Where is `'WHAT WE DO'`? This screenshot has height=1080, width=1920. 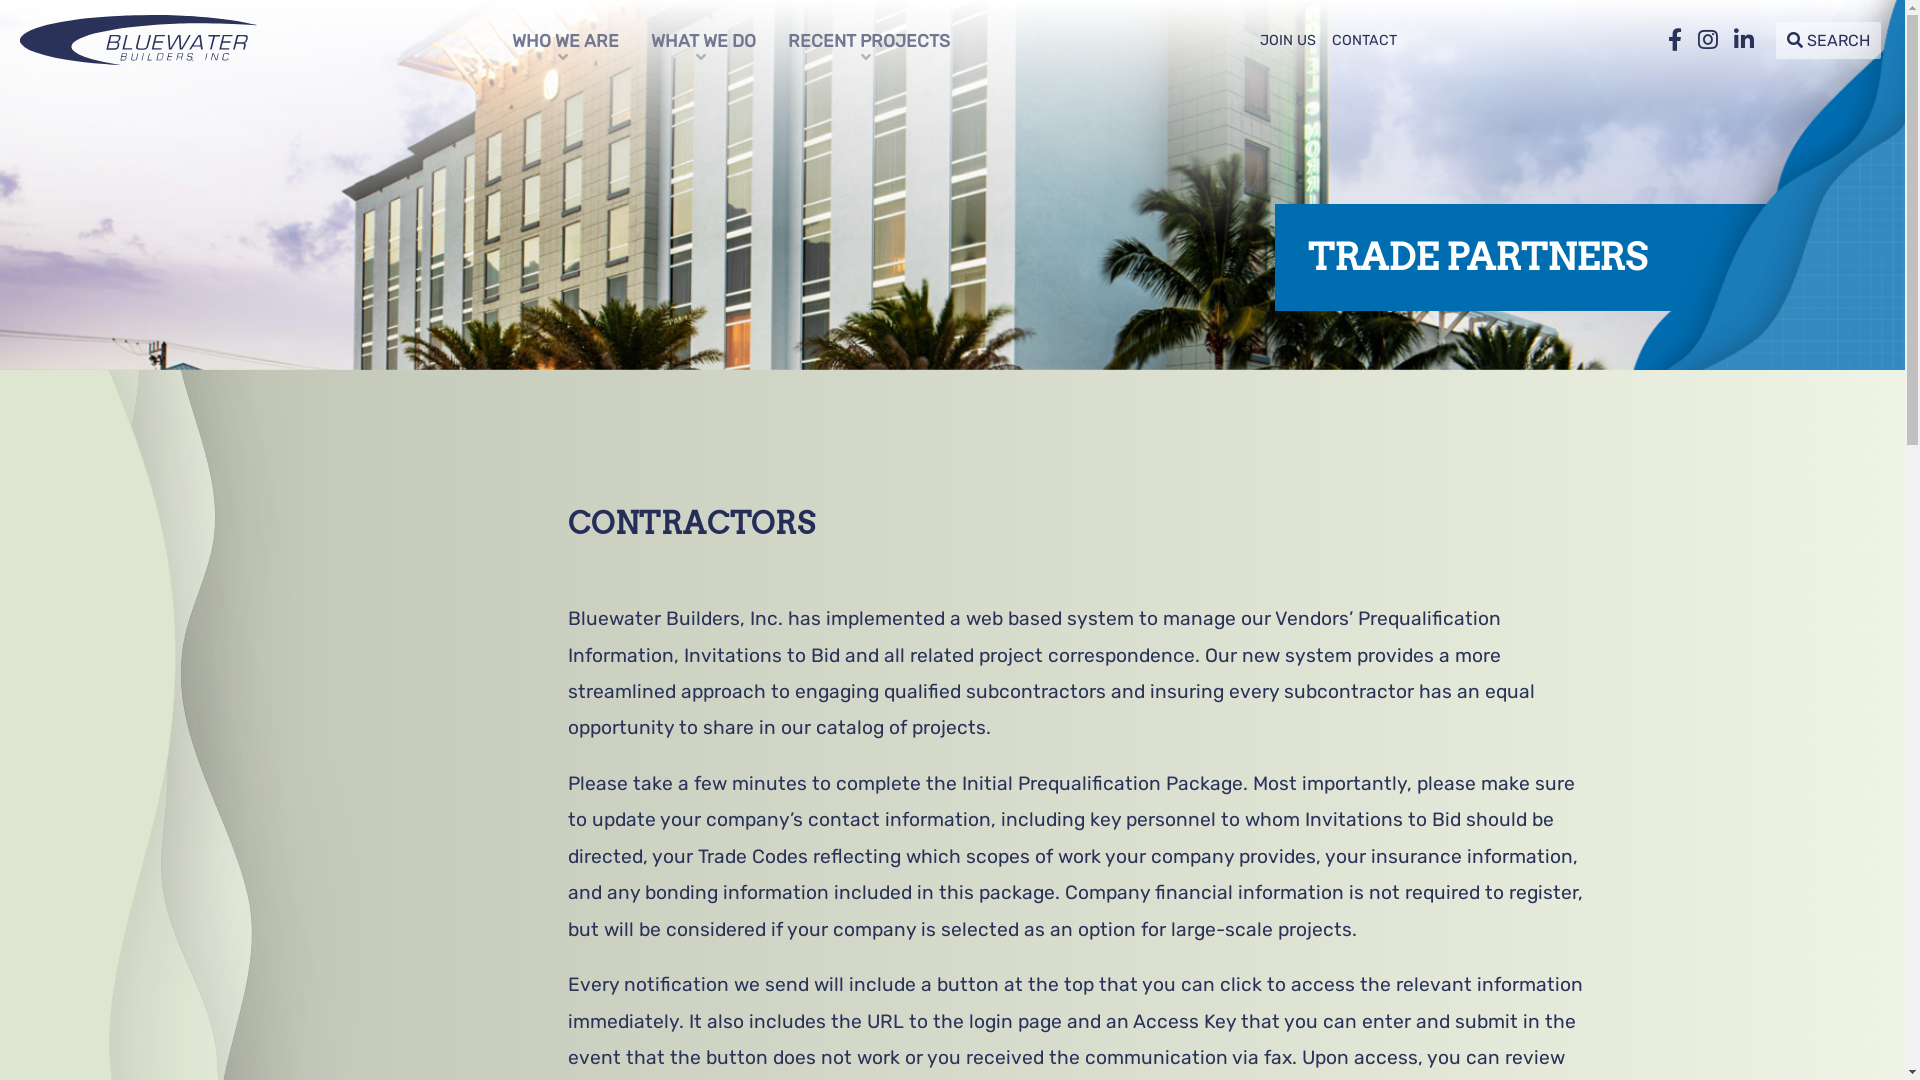
'WHAT WE DO' is located at coordinates (703, 40).